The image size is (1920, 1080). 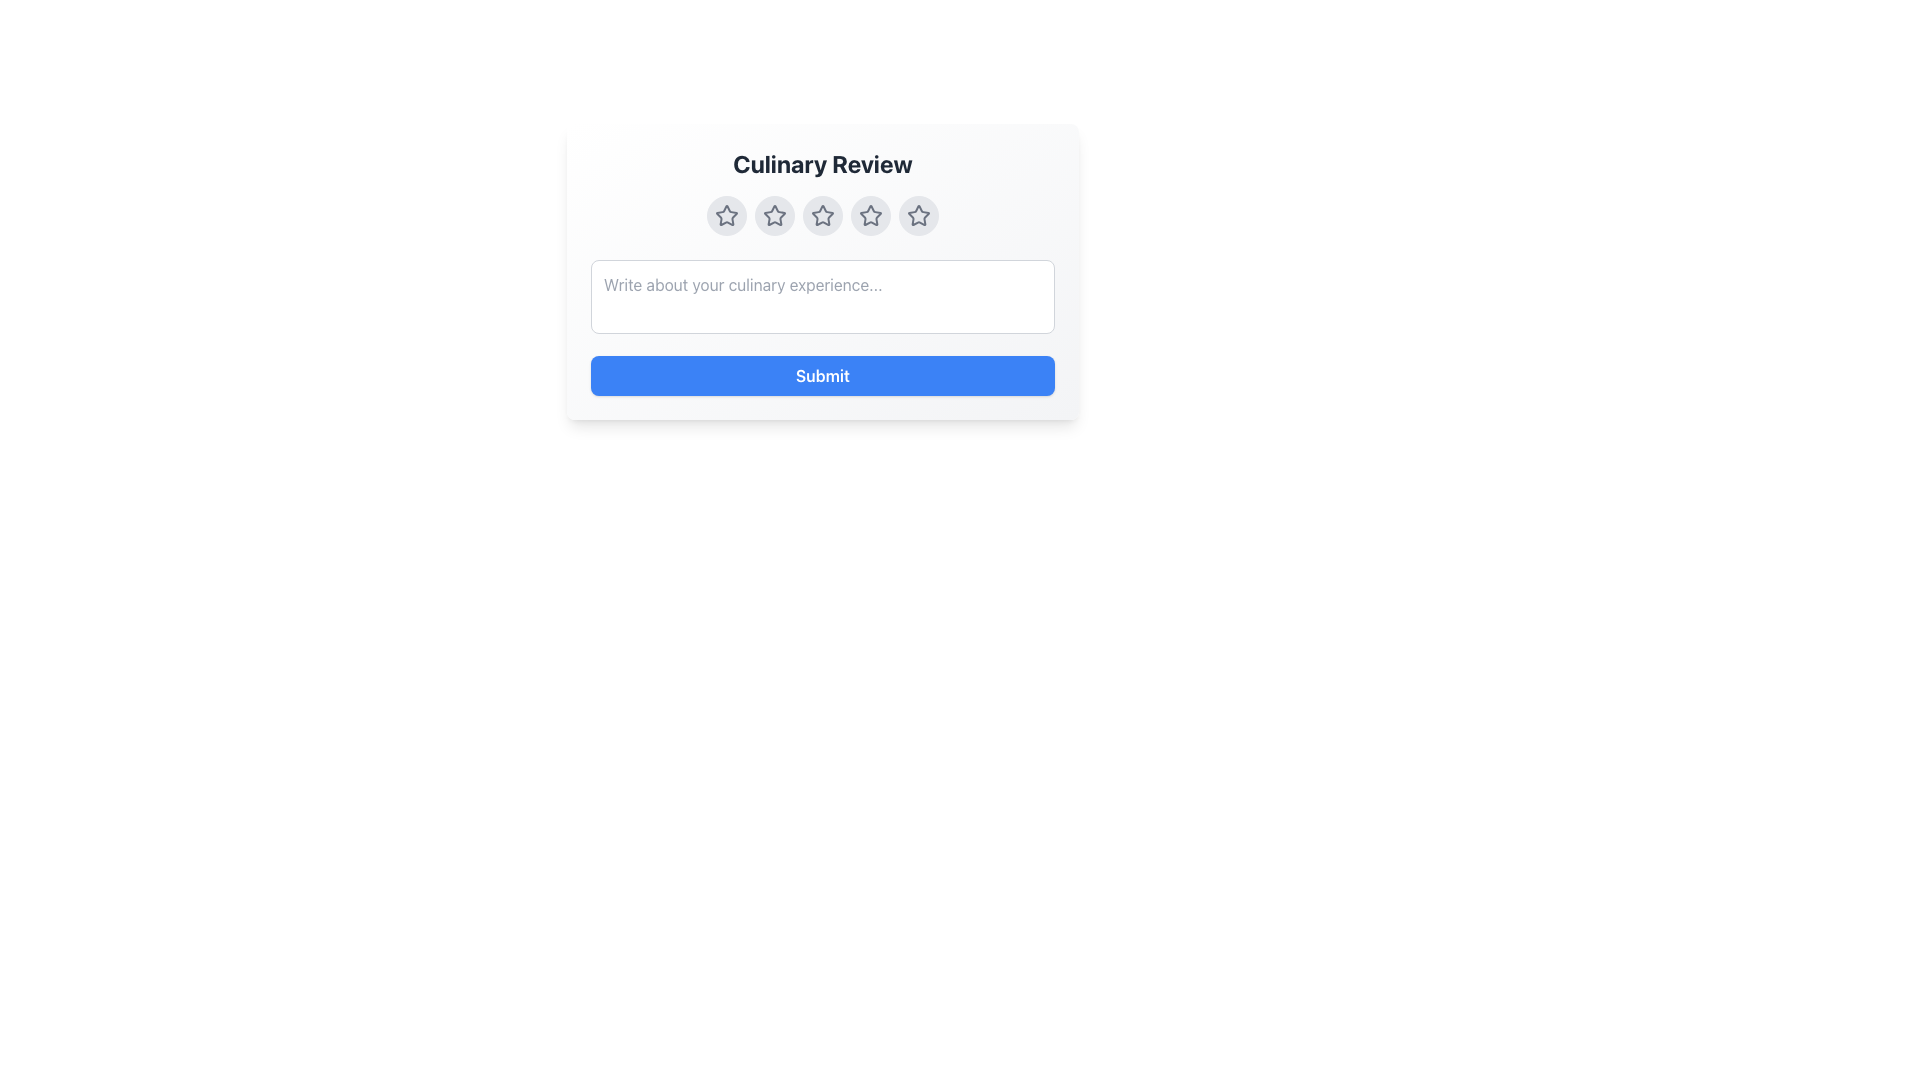 What do you see at coordinates (917, 216) in the screenshot?
I see `the fifth circular button with a gray background and a star icon located under the 'Culinary Review' title` at bounding box center [917, 216].